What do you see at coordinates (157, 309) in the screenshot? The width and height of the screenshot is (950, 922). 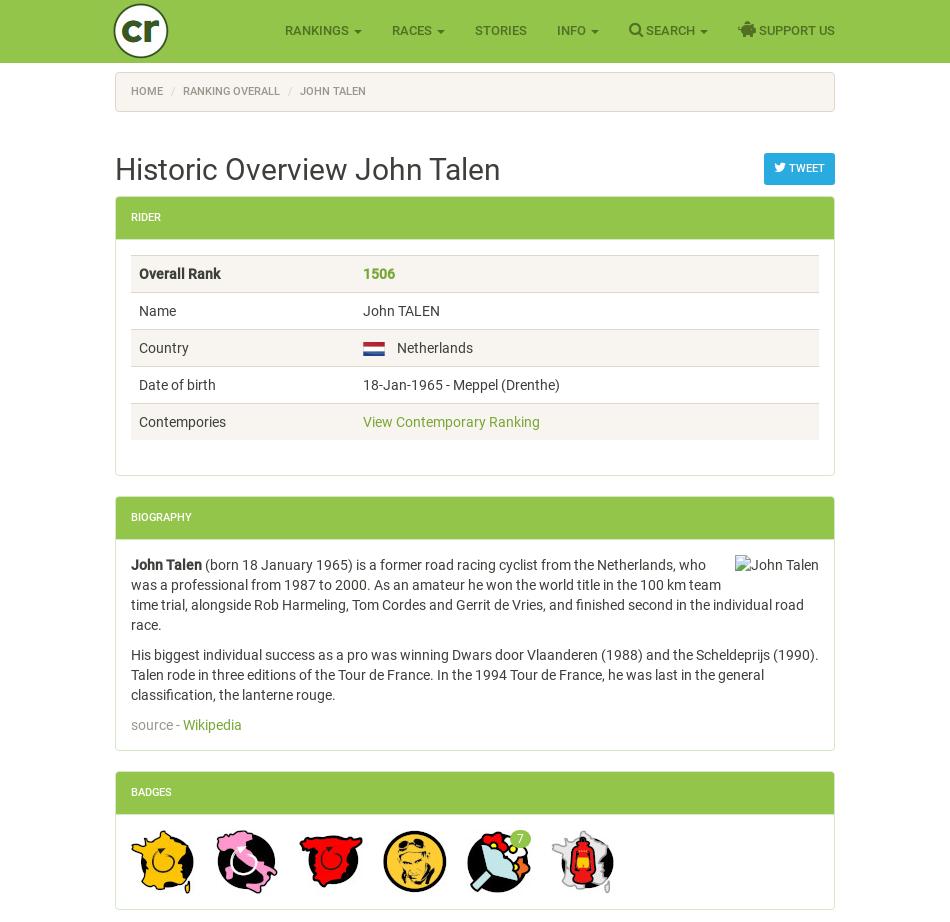 I see `'Name'` at bounding box center [157, 309].